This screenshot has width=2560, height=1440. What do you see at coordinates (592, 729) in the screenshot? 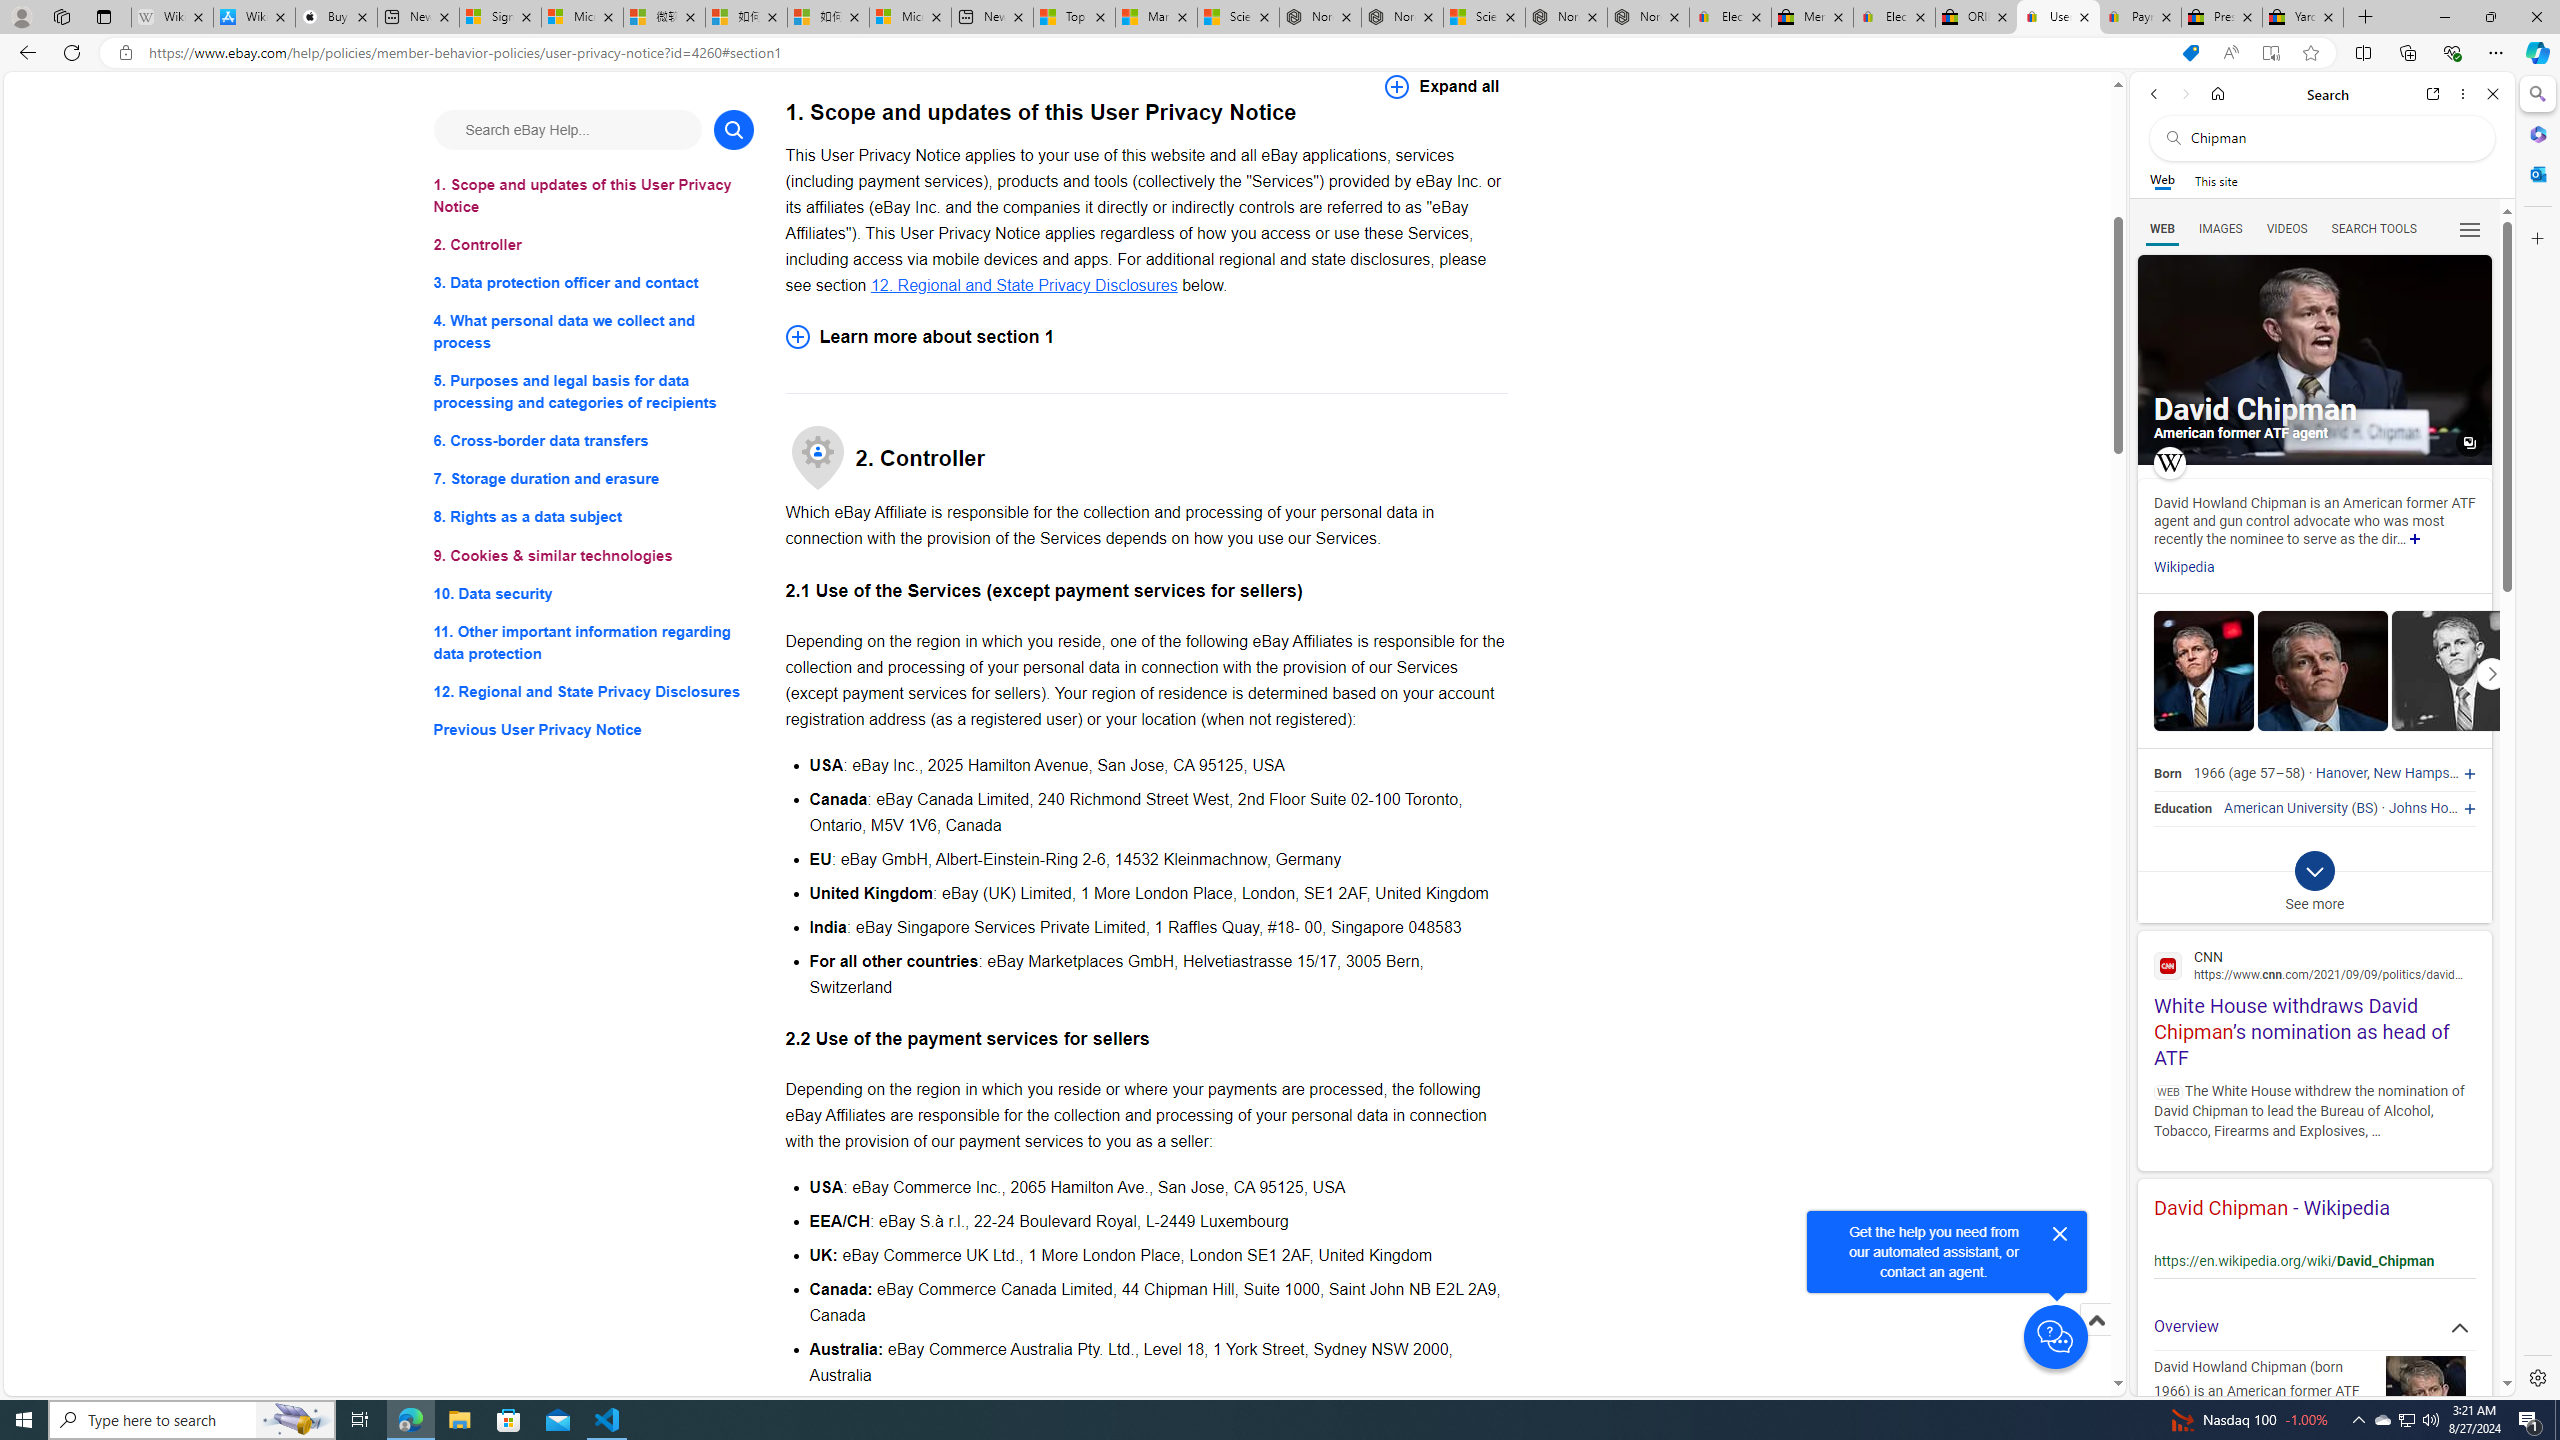
I see `'Previous User Privacy Notice'` at bounding box center [592, 729].